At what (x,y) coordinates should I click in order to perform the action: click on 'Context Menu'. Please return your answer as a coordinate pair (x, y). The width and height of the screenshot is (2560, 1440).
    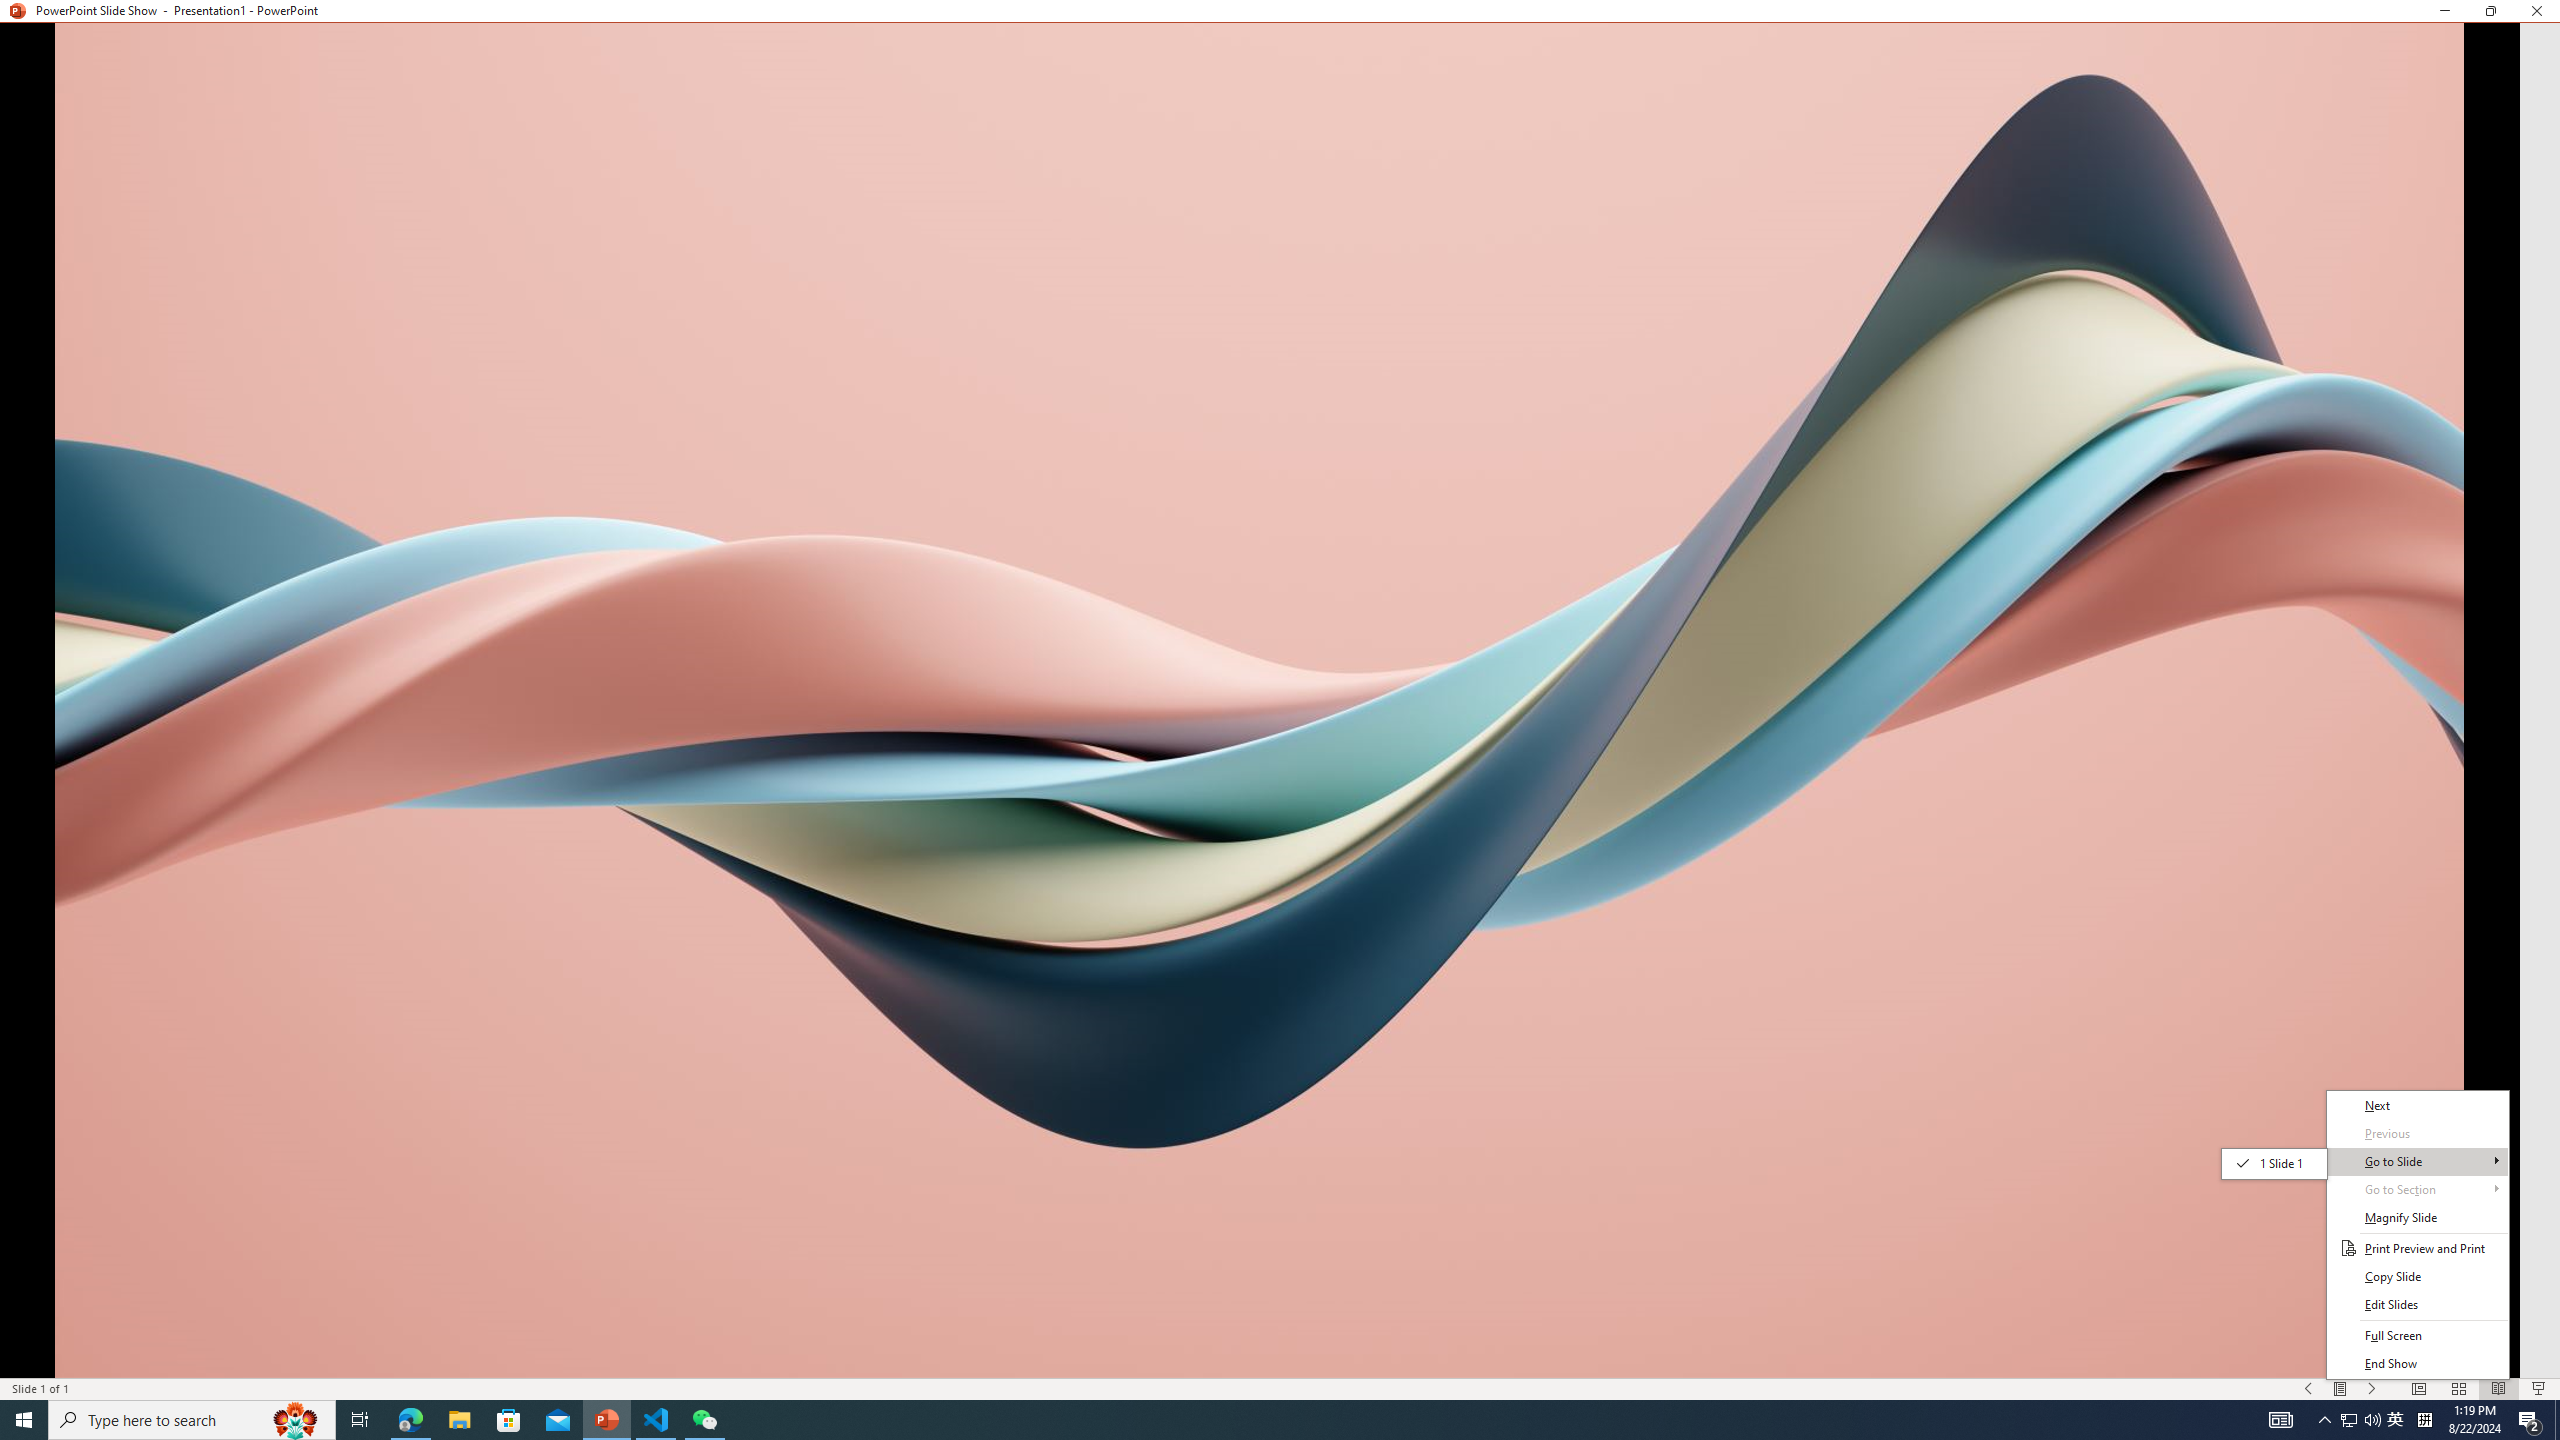
    Looking at the image, I should click on (2417, 1233).